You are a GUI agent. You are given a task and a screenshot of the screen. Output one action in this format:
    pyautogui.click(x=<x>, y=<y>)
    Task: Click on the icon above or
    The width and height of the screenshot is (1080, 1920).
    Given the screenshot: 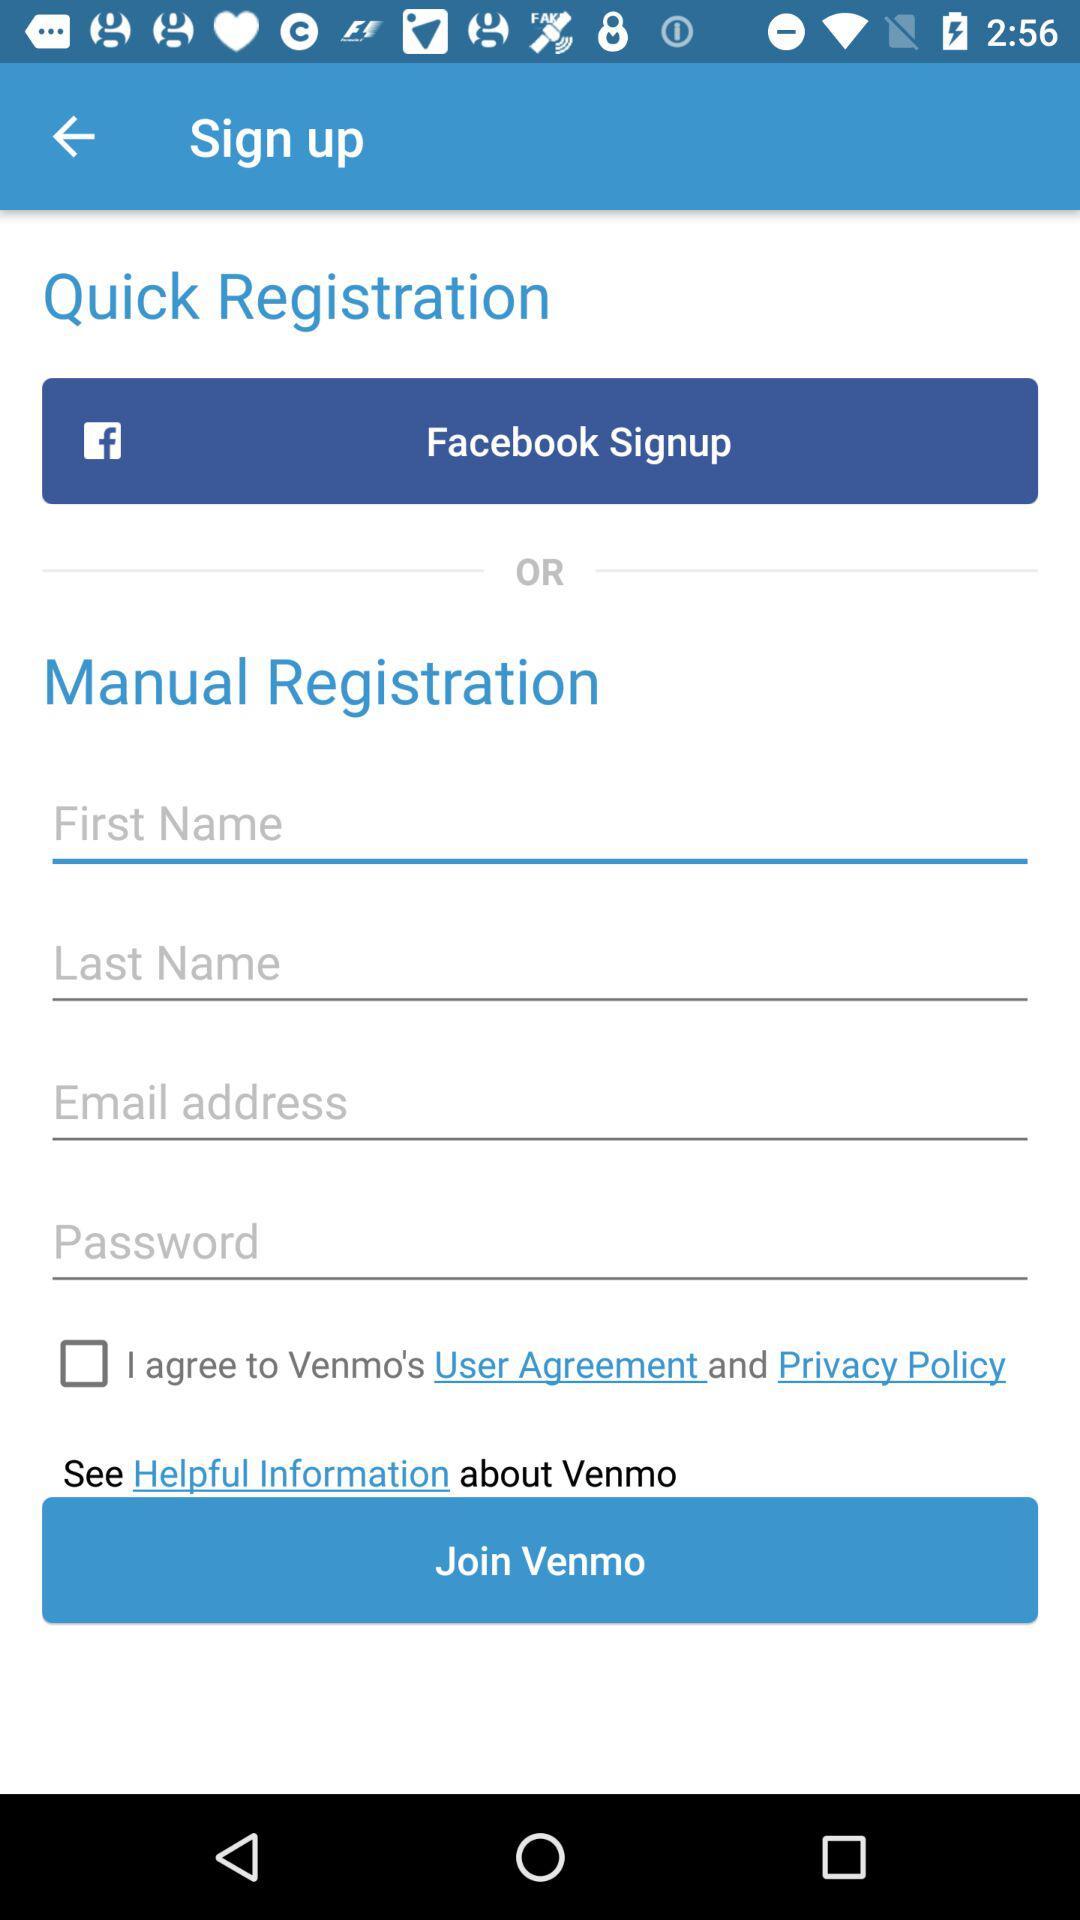 What is the action you would take?
    pyautogui.click(x=540, y=440)
    